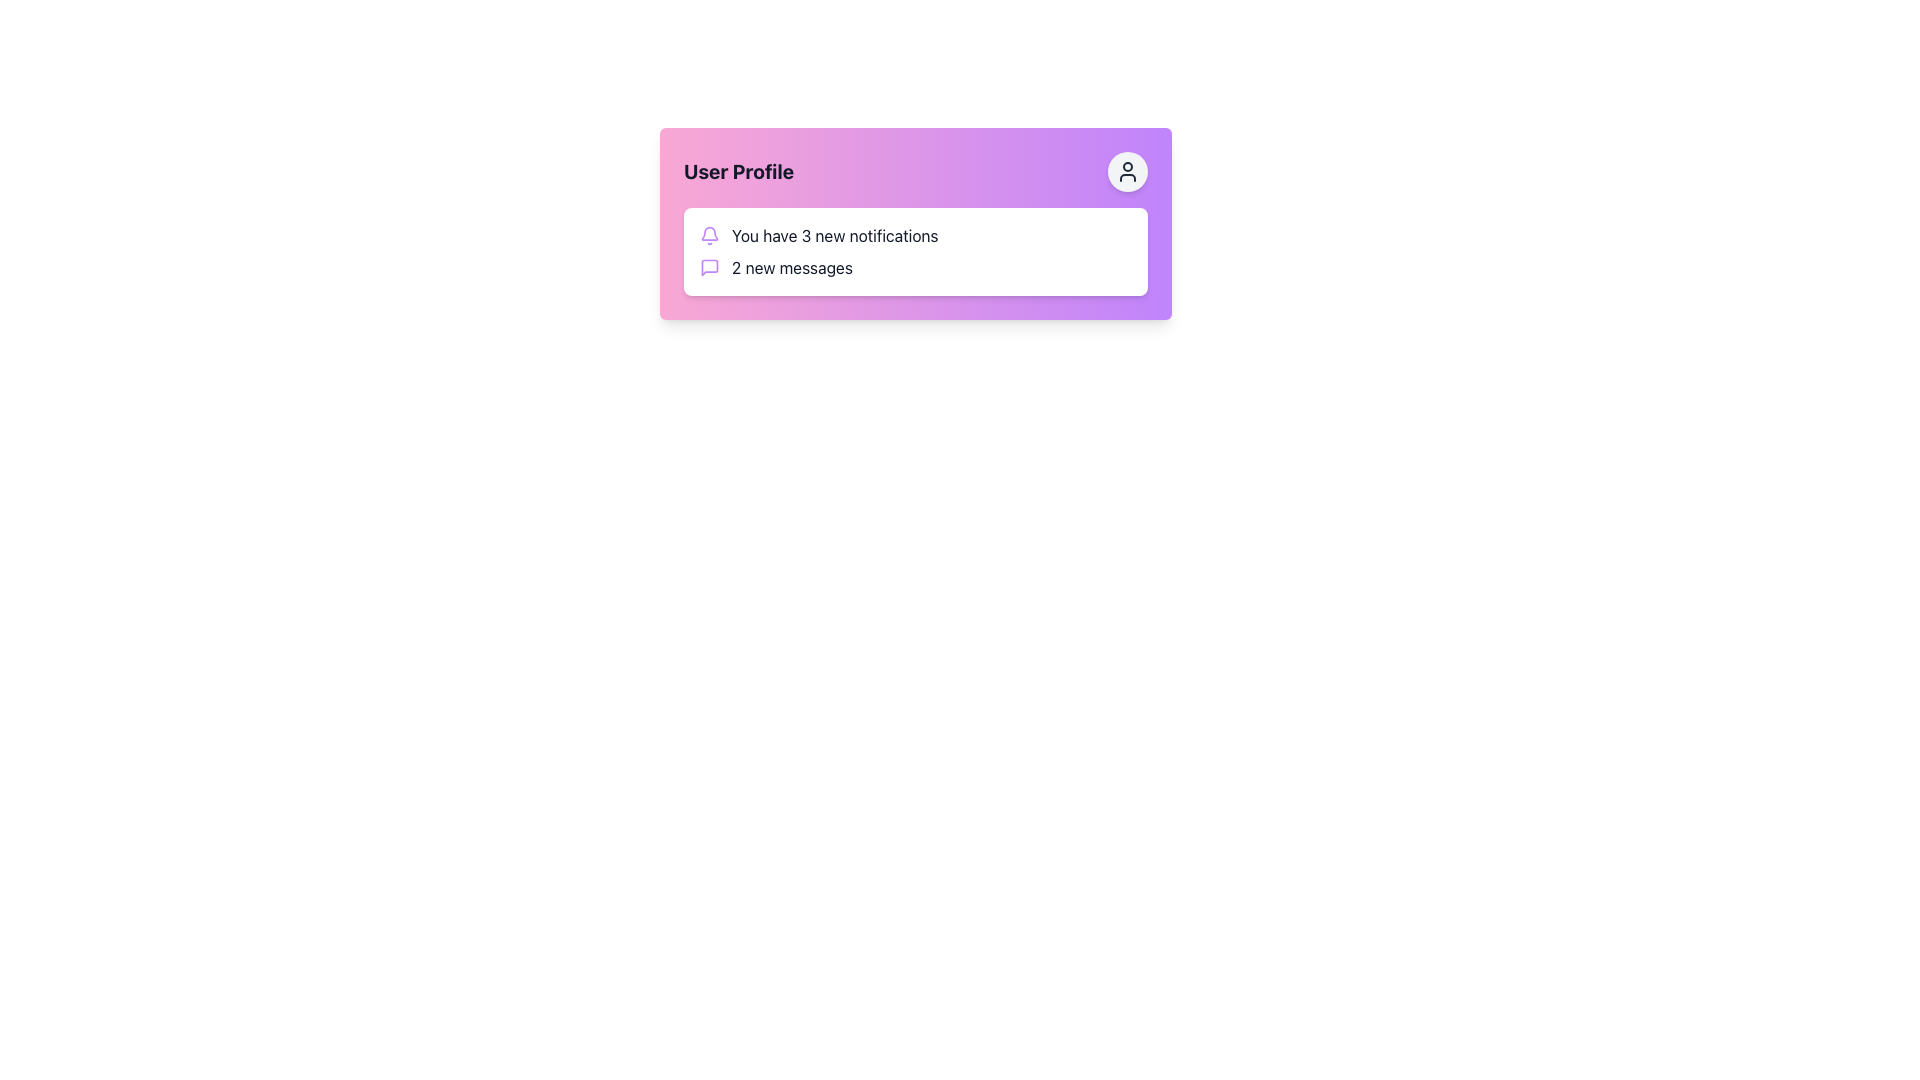 This screenshot has width=1920, height=1080. What do you see at coordinates (835, 234) in the screenshot?
I see `the notification count text element located next to the bell icon, which indicates the number of new notifications received` at bounding box center [835, 234].